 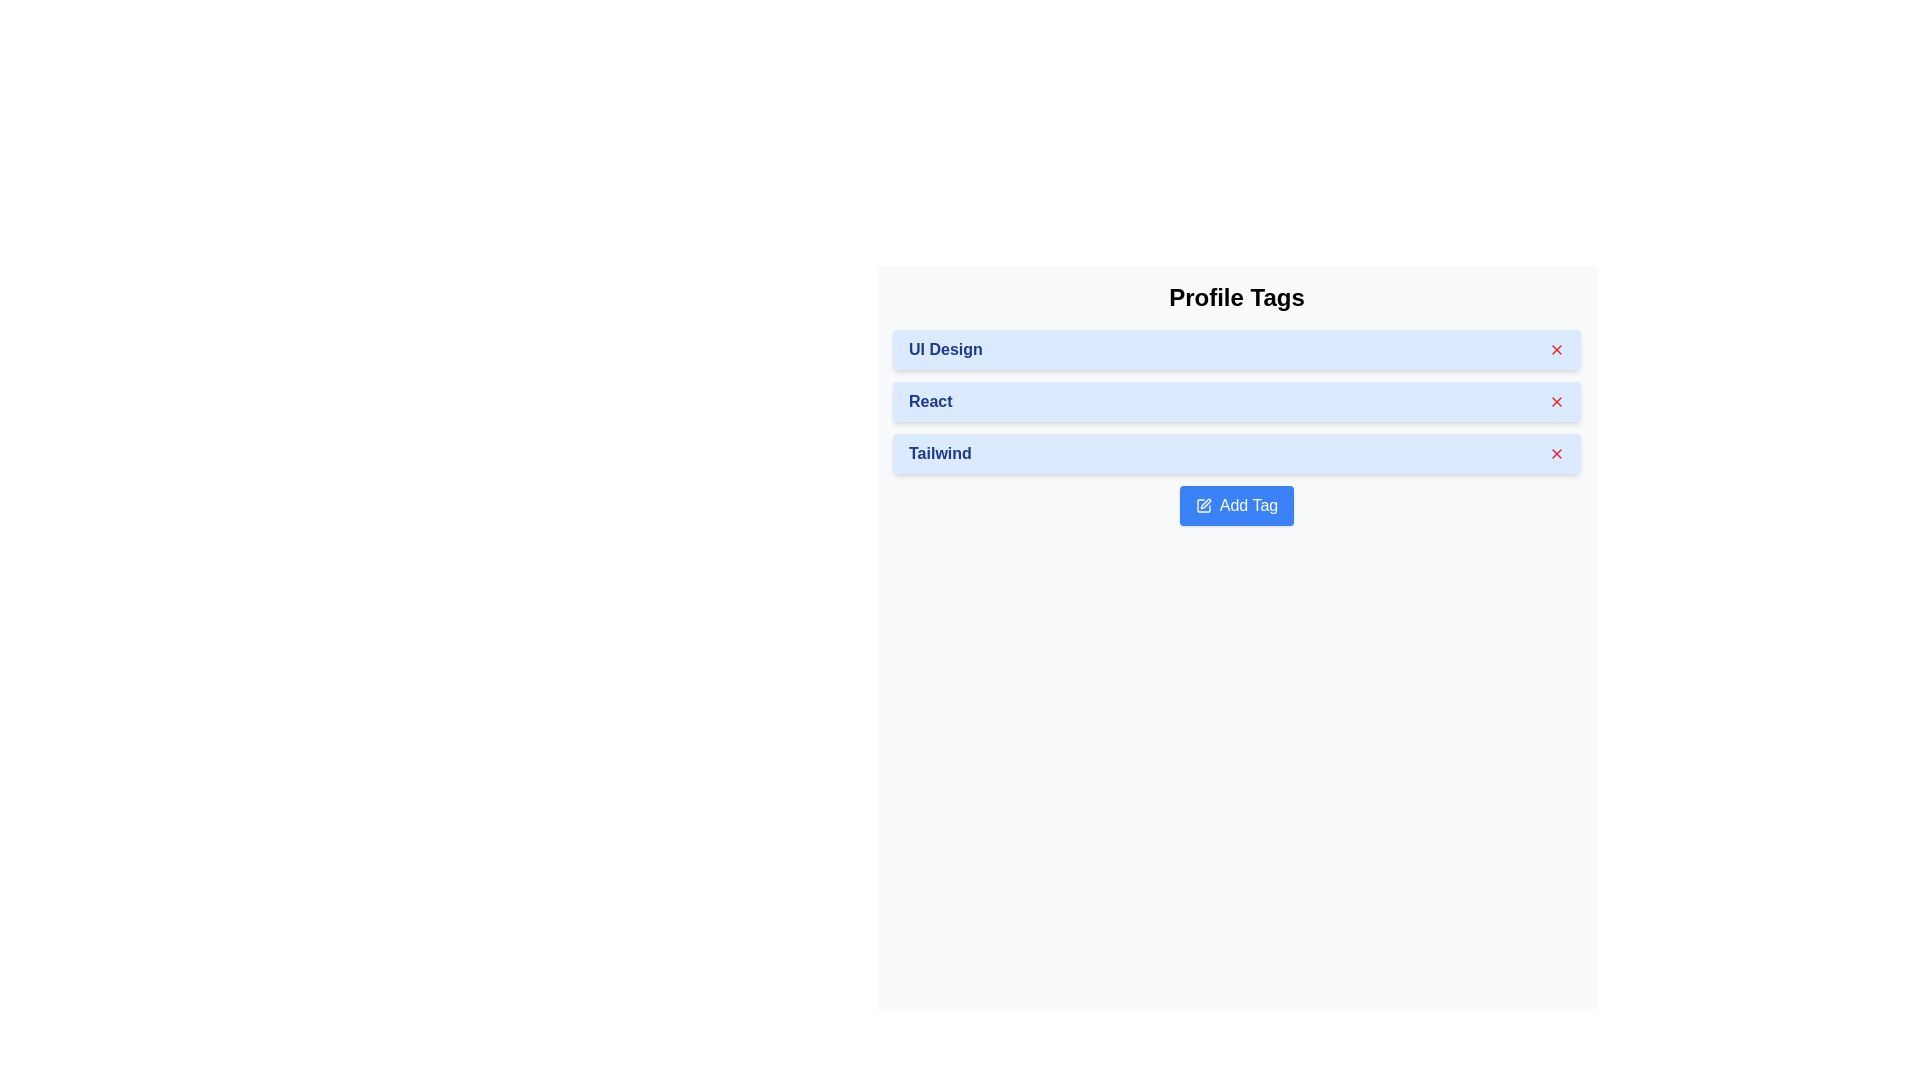 I want to click on the button with a blue background and white text that reads 'Add Tag', which features a pen icon and is located at the bottom of the list of tags, so click(x=1236, y=504).